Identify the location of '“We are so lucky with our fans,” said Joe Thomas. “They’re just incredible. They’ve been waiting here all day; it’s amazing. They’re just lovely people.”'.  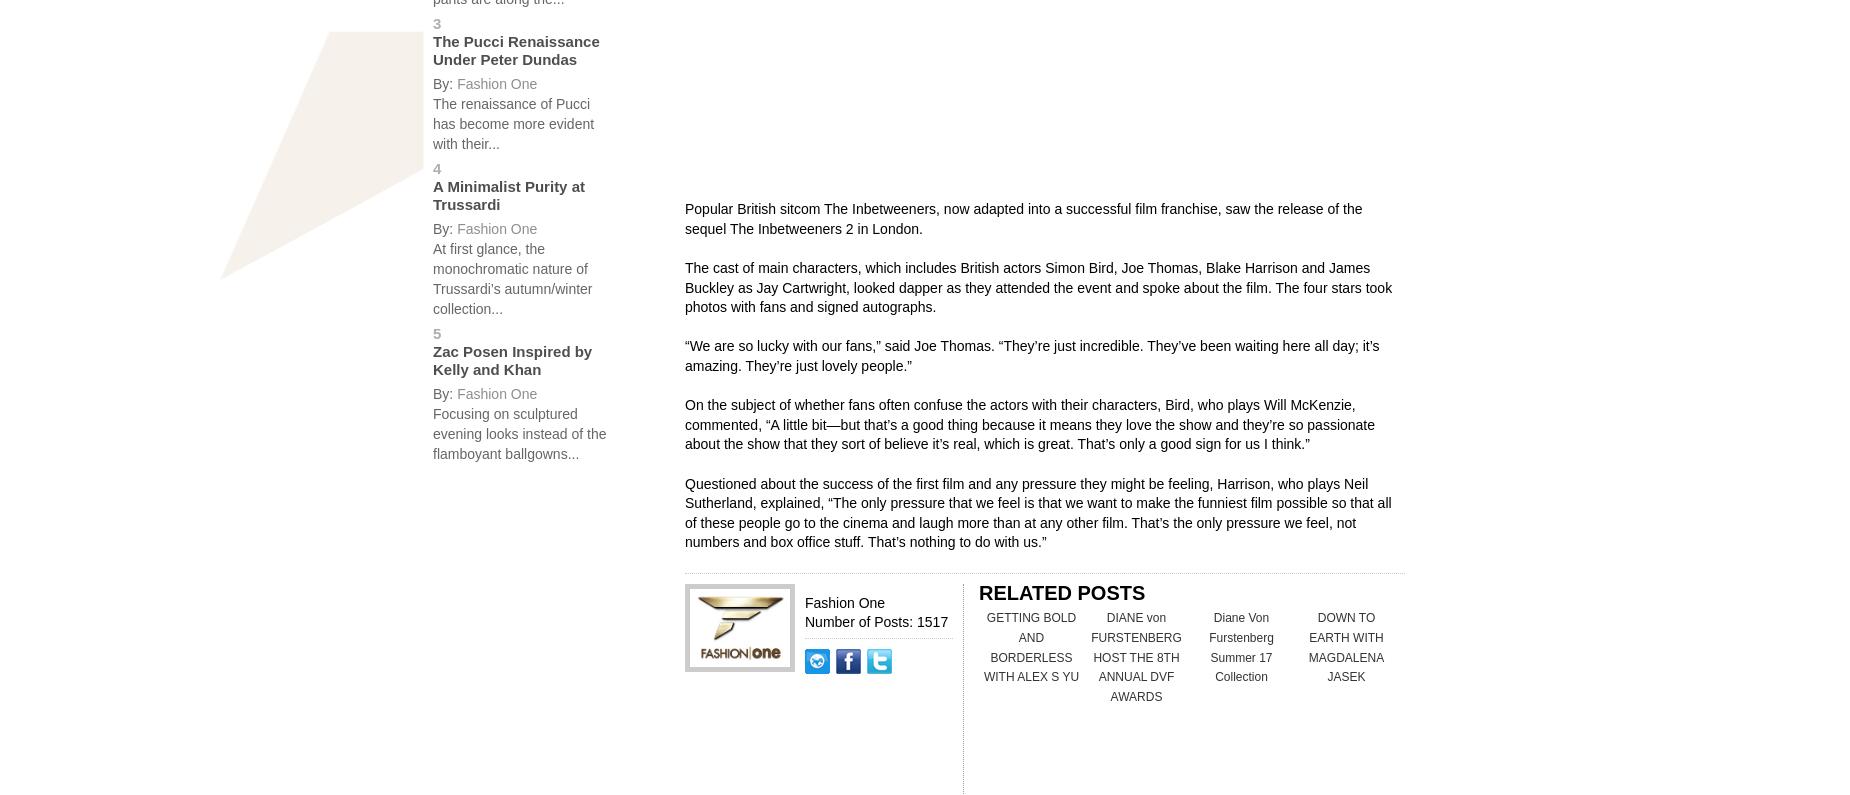
(1030, 355).